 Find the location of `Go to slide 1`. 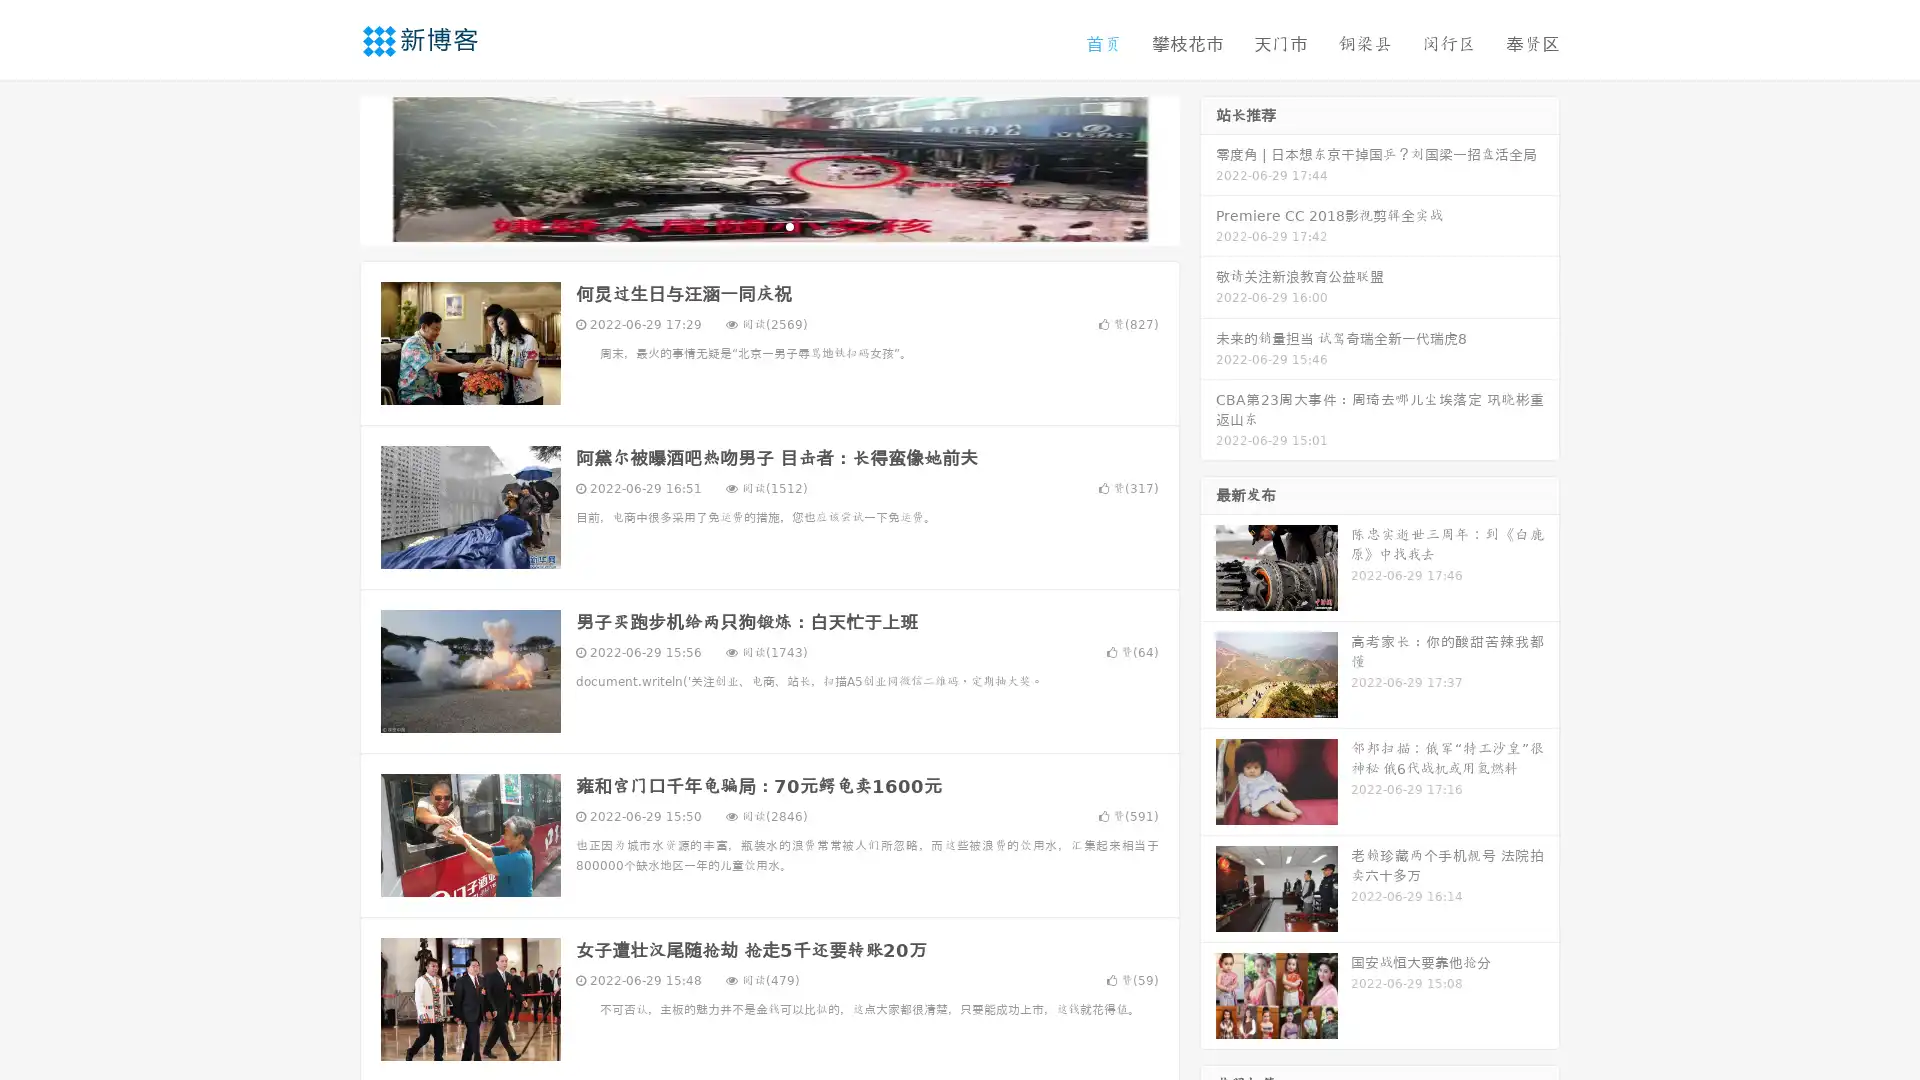

Go to slide 1 is located at coordinates (748, 225).